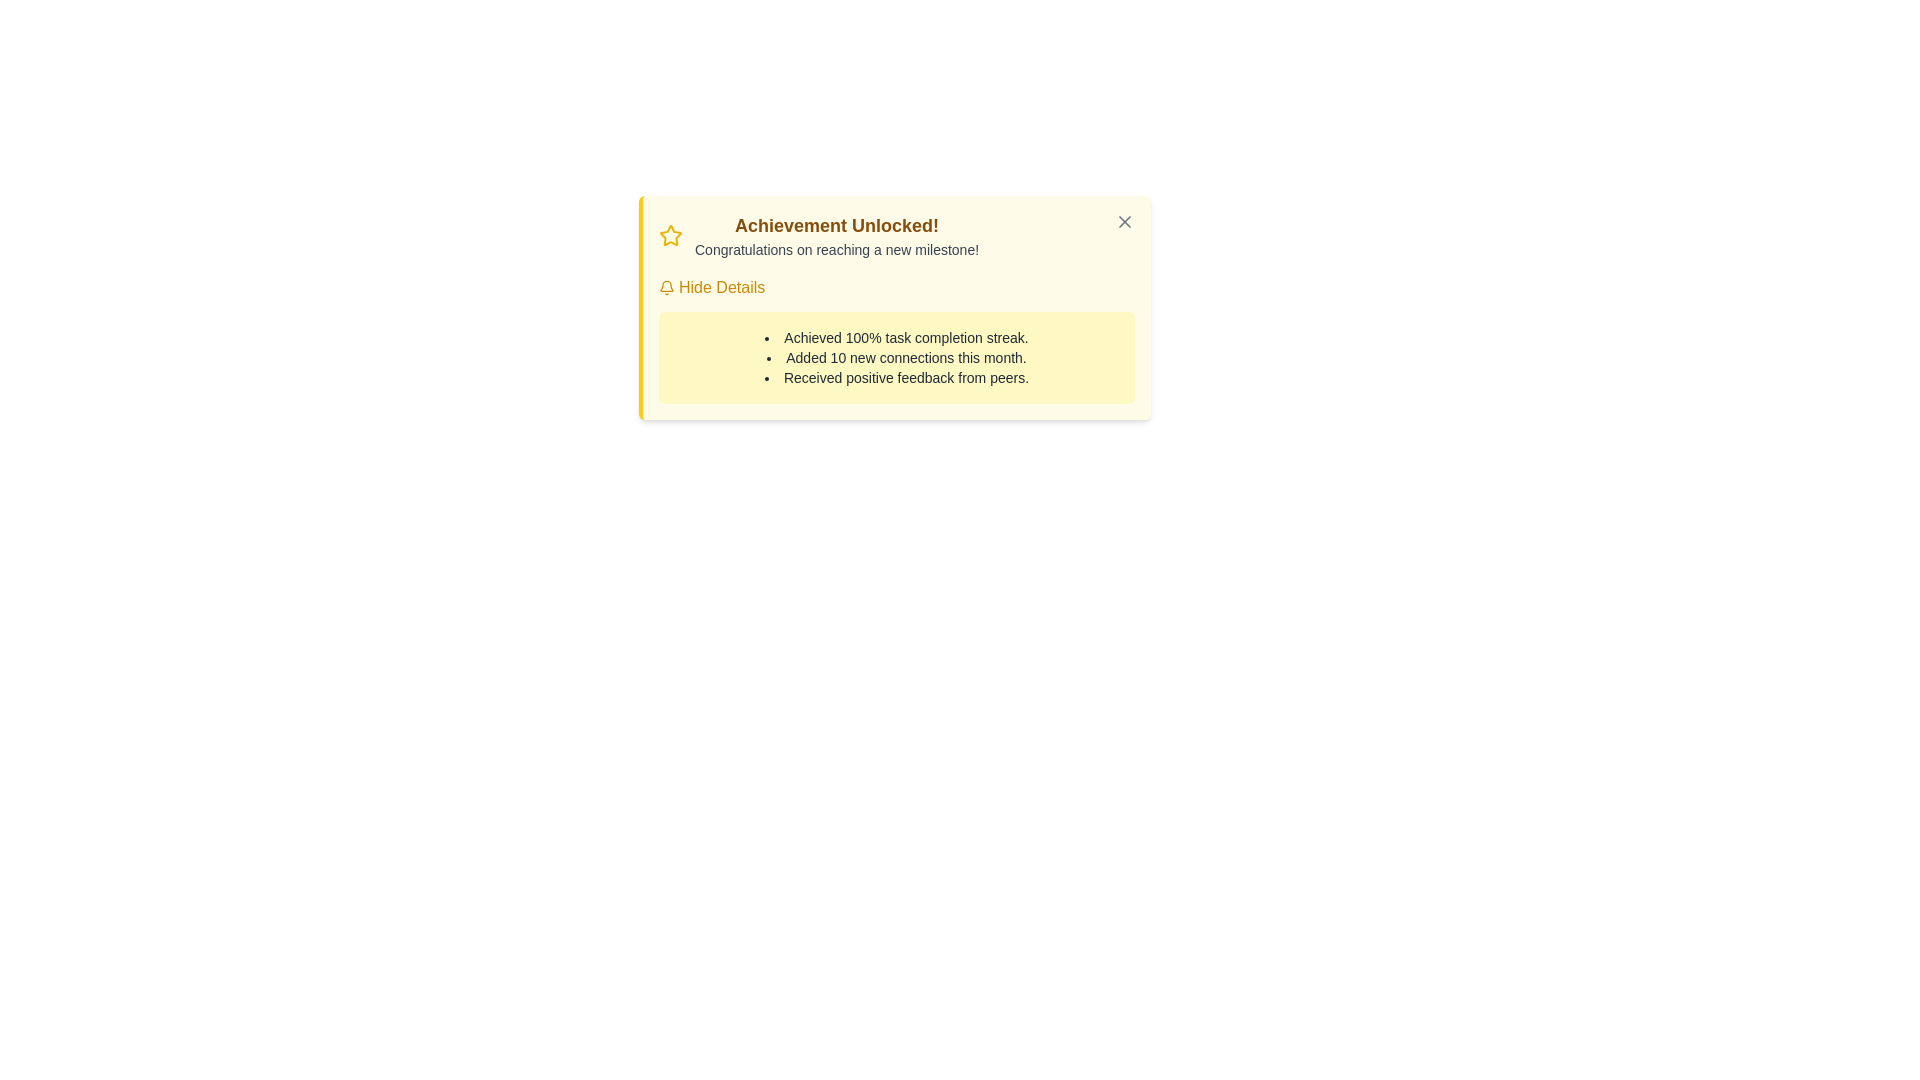  Describe the element at coordinates (671, 234) in the screenshot. I see `the star icon that signifies an achievement, located to the left of the header text 'Achievement Unlocked!' in the top-left section of the notification box` at that location.